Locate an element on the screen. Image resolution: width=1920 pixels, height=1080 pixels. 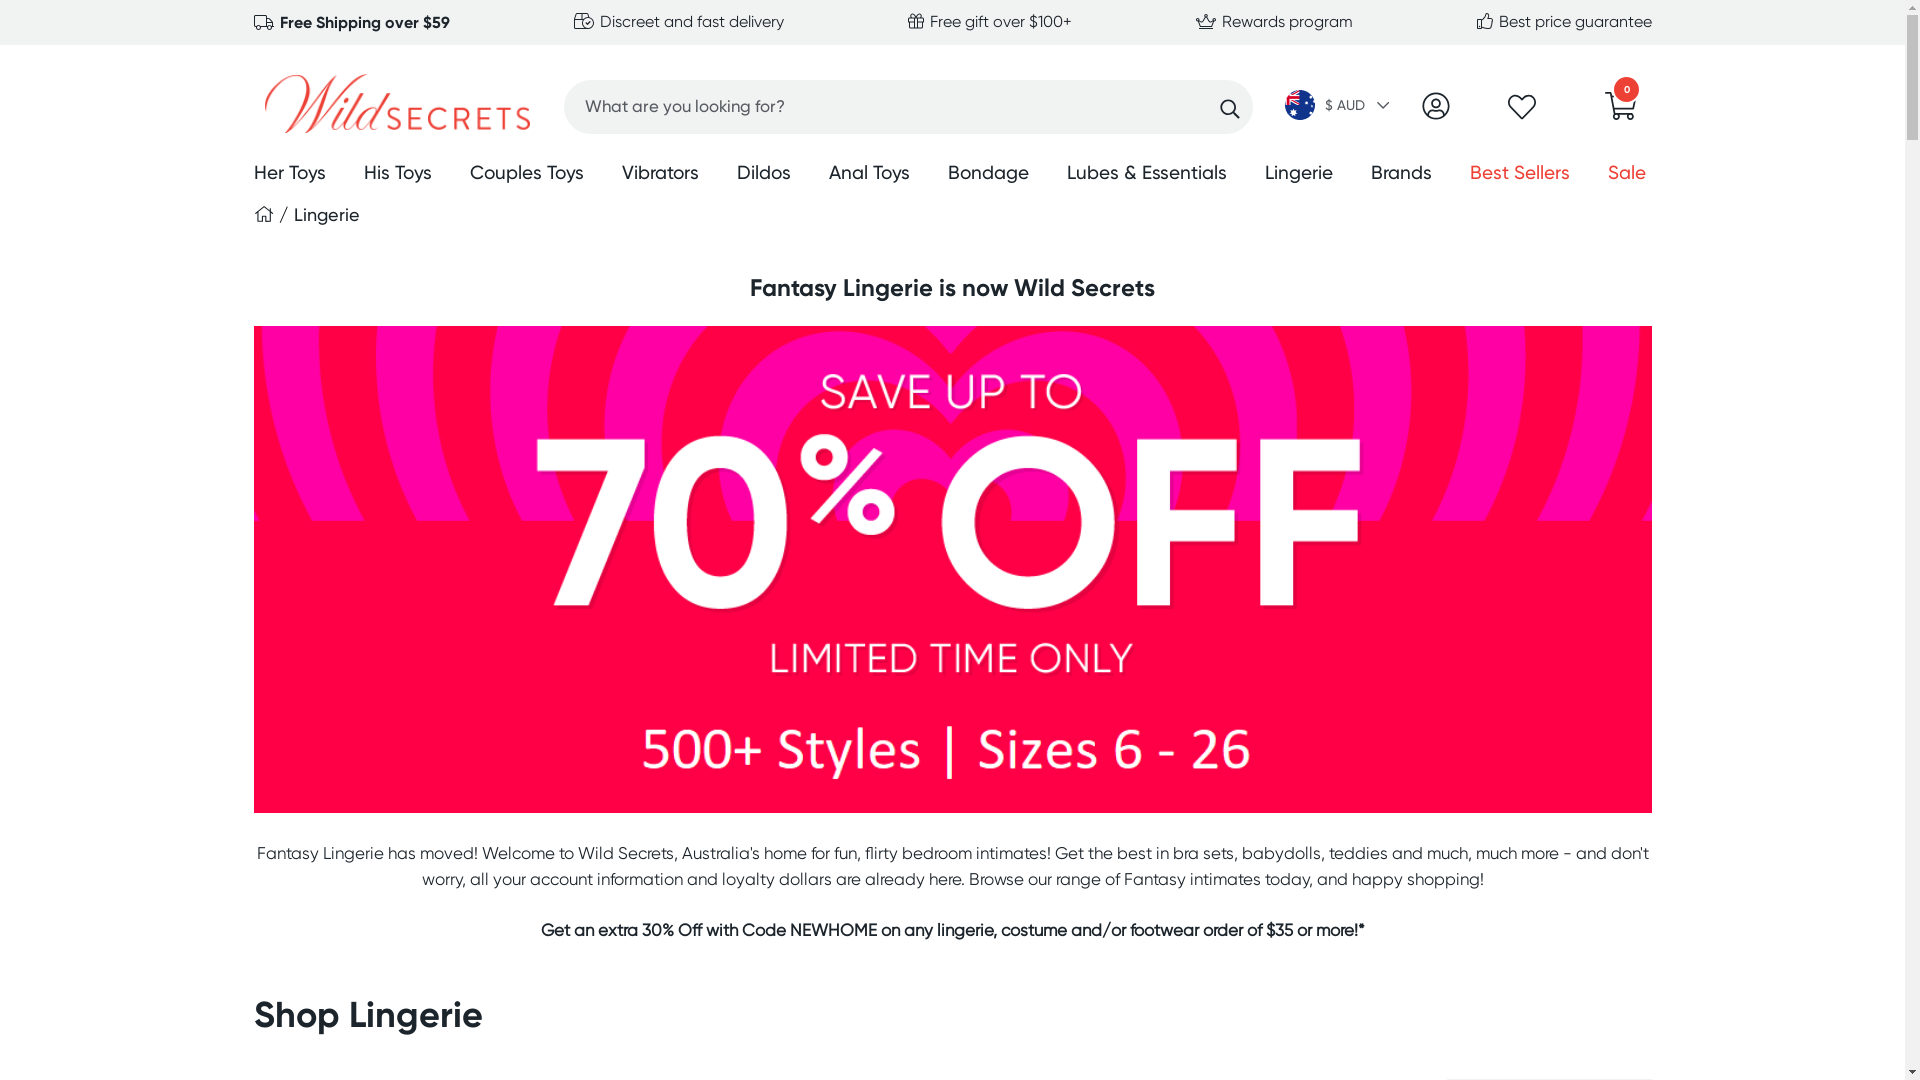
'Lingerie' is located at coordinates (326, 214).